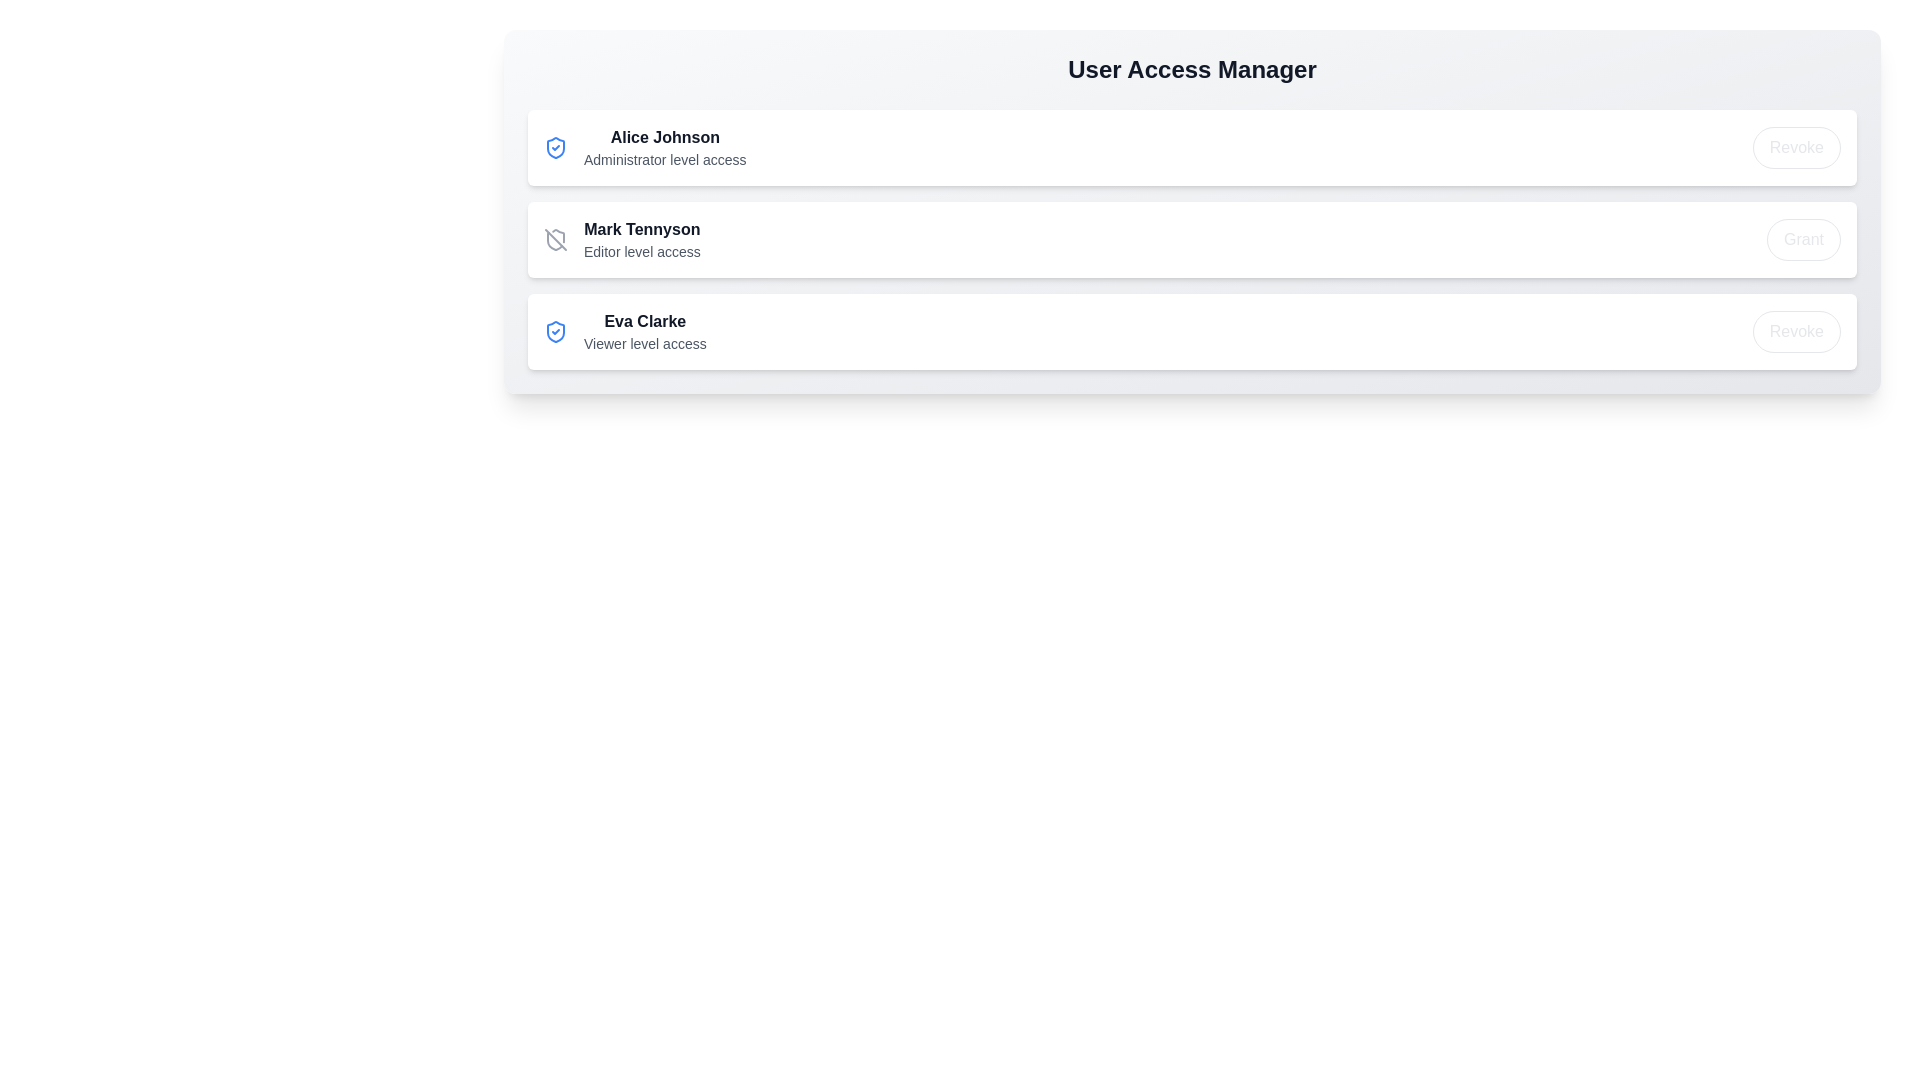 The image size is (1920, 1080). What do you see at coordinates (556, 146) in the screenshot?
I see `the user access status icon to inspect its details` at bounding box center [556, 146].